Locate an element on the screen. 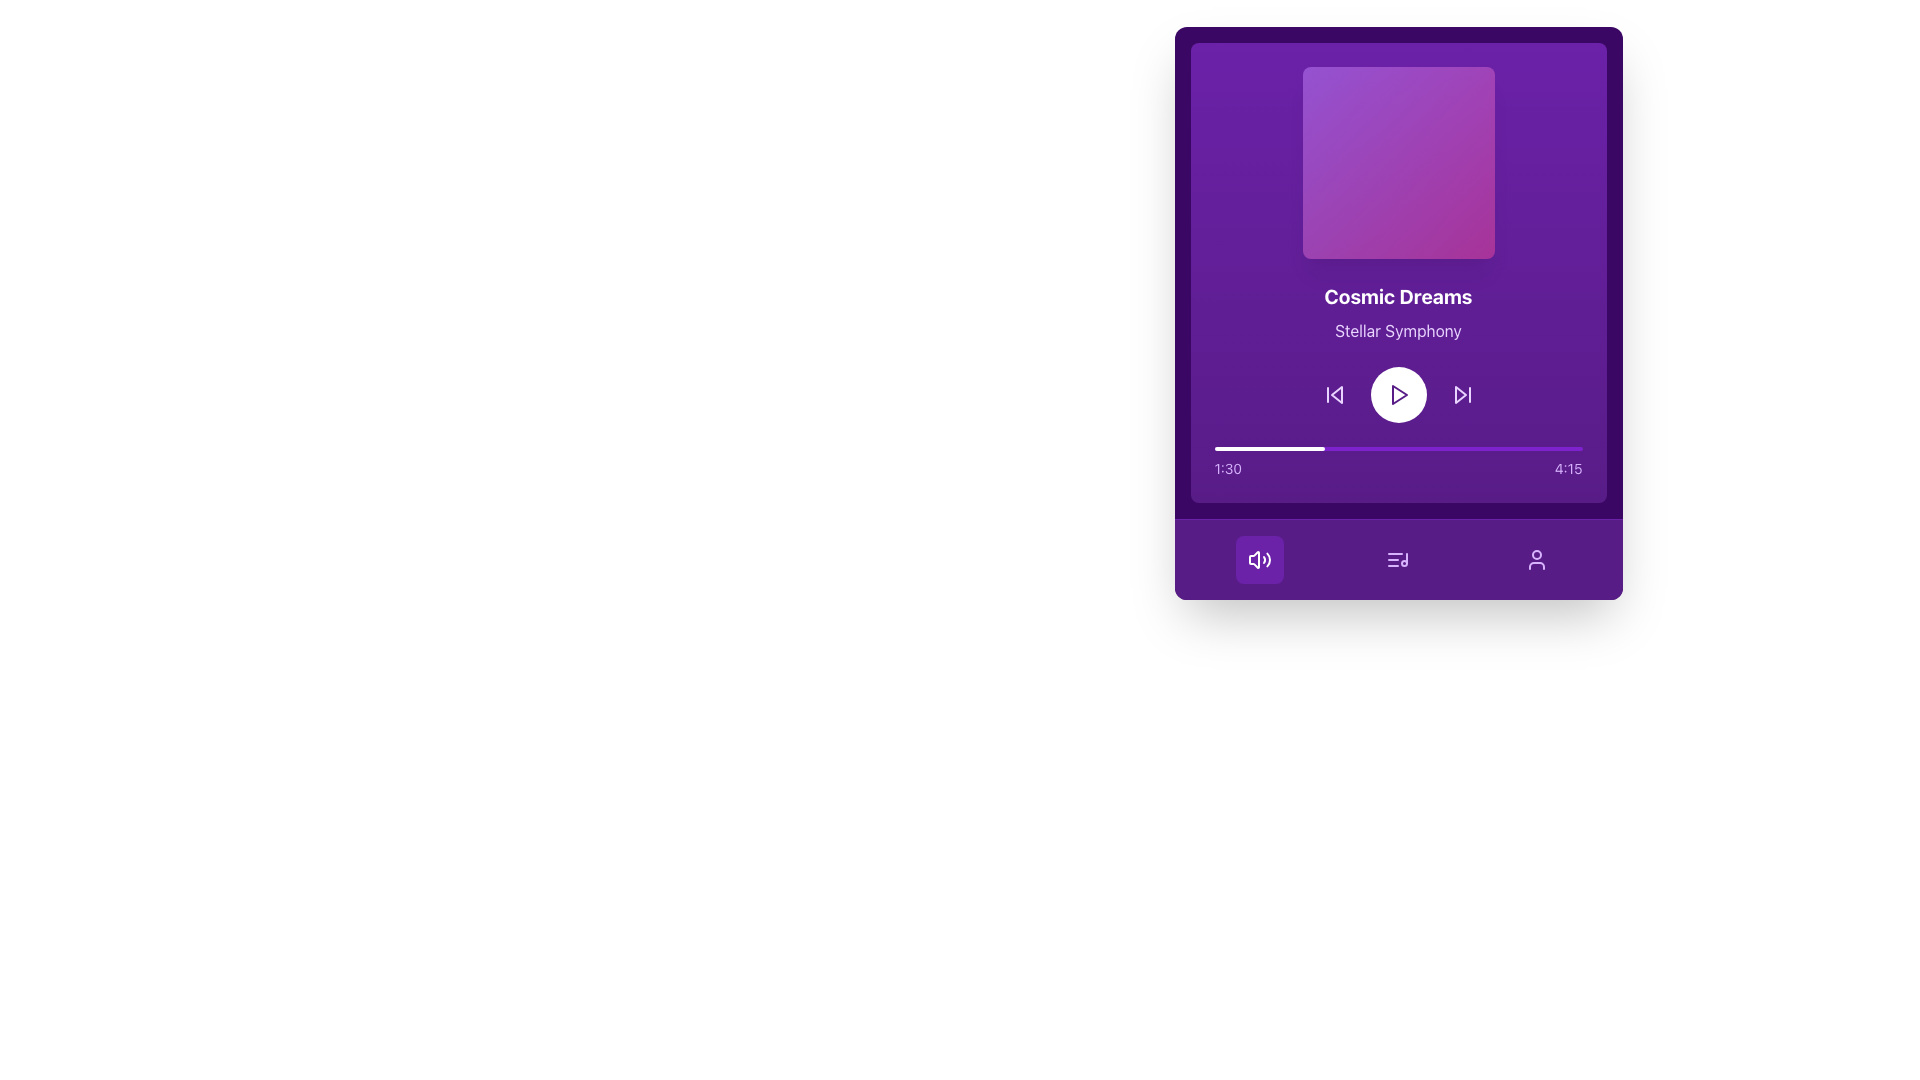  the horizontal progress bar with a purple background and rounded edges to seek to a different time position is located at coordinates (1397, 447).